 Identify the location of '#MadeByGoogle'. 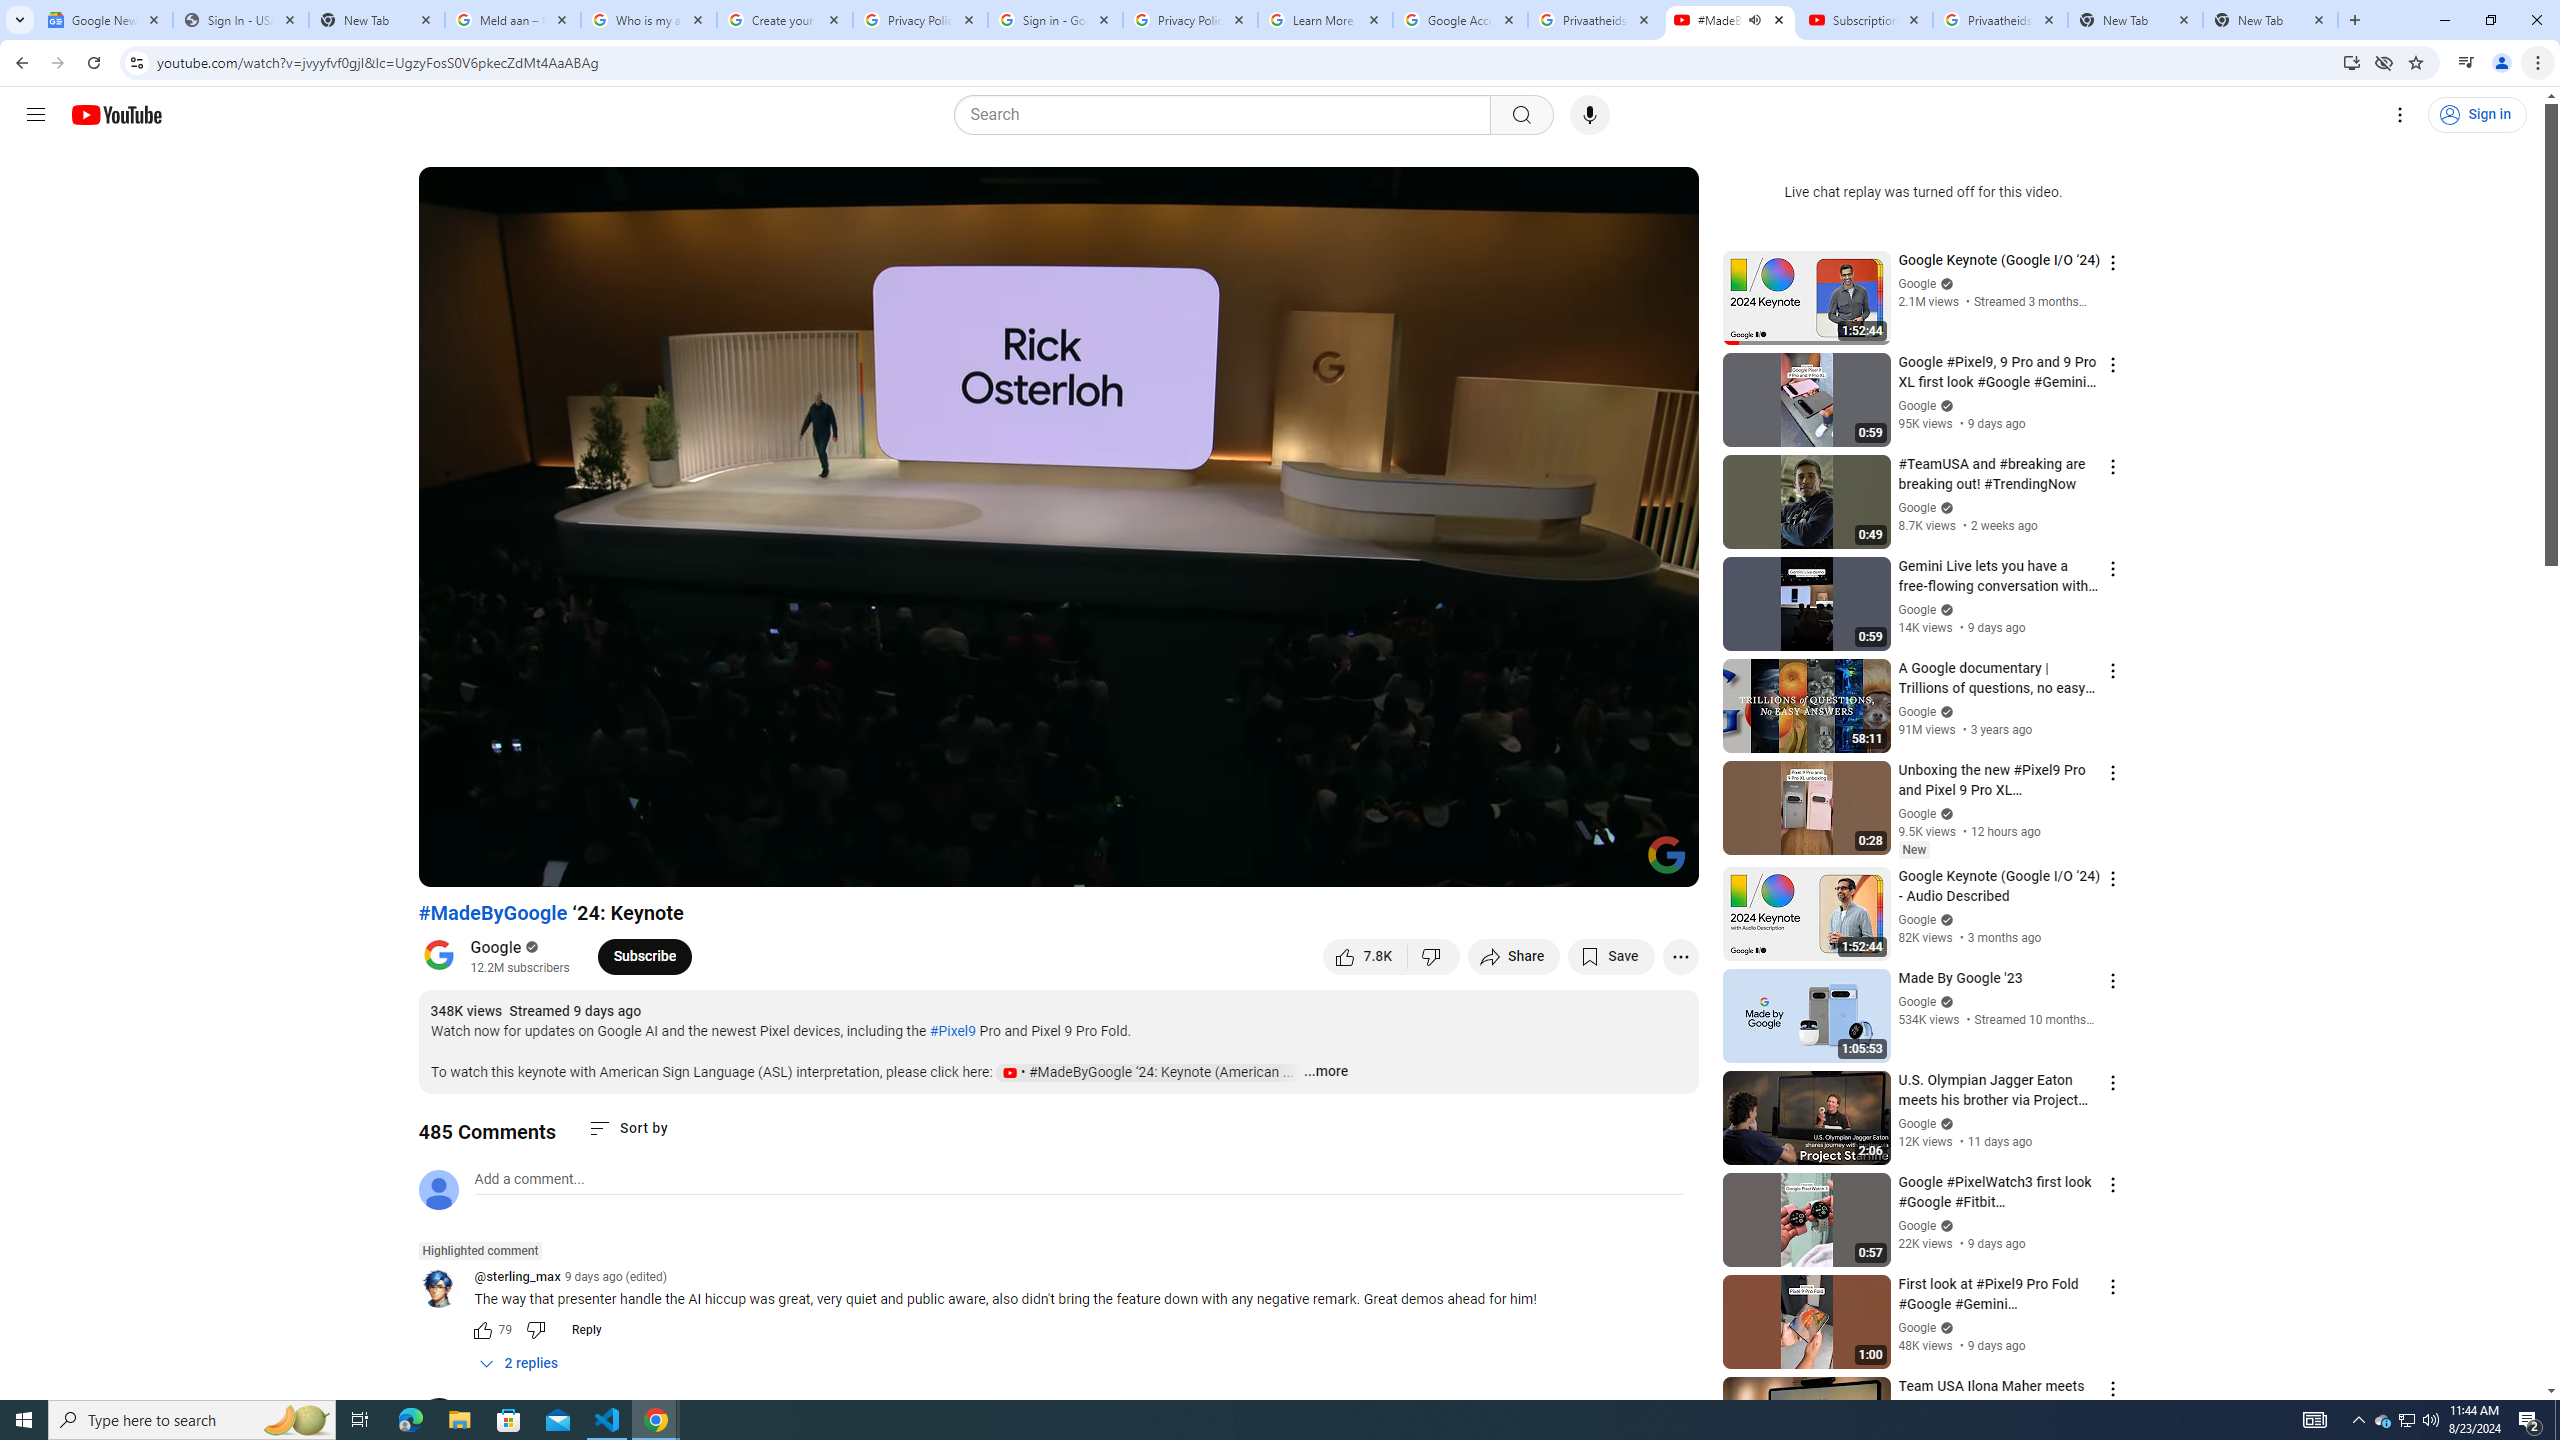
(492, 911).